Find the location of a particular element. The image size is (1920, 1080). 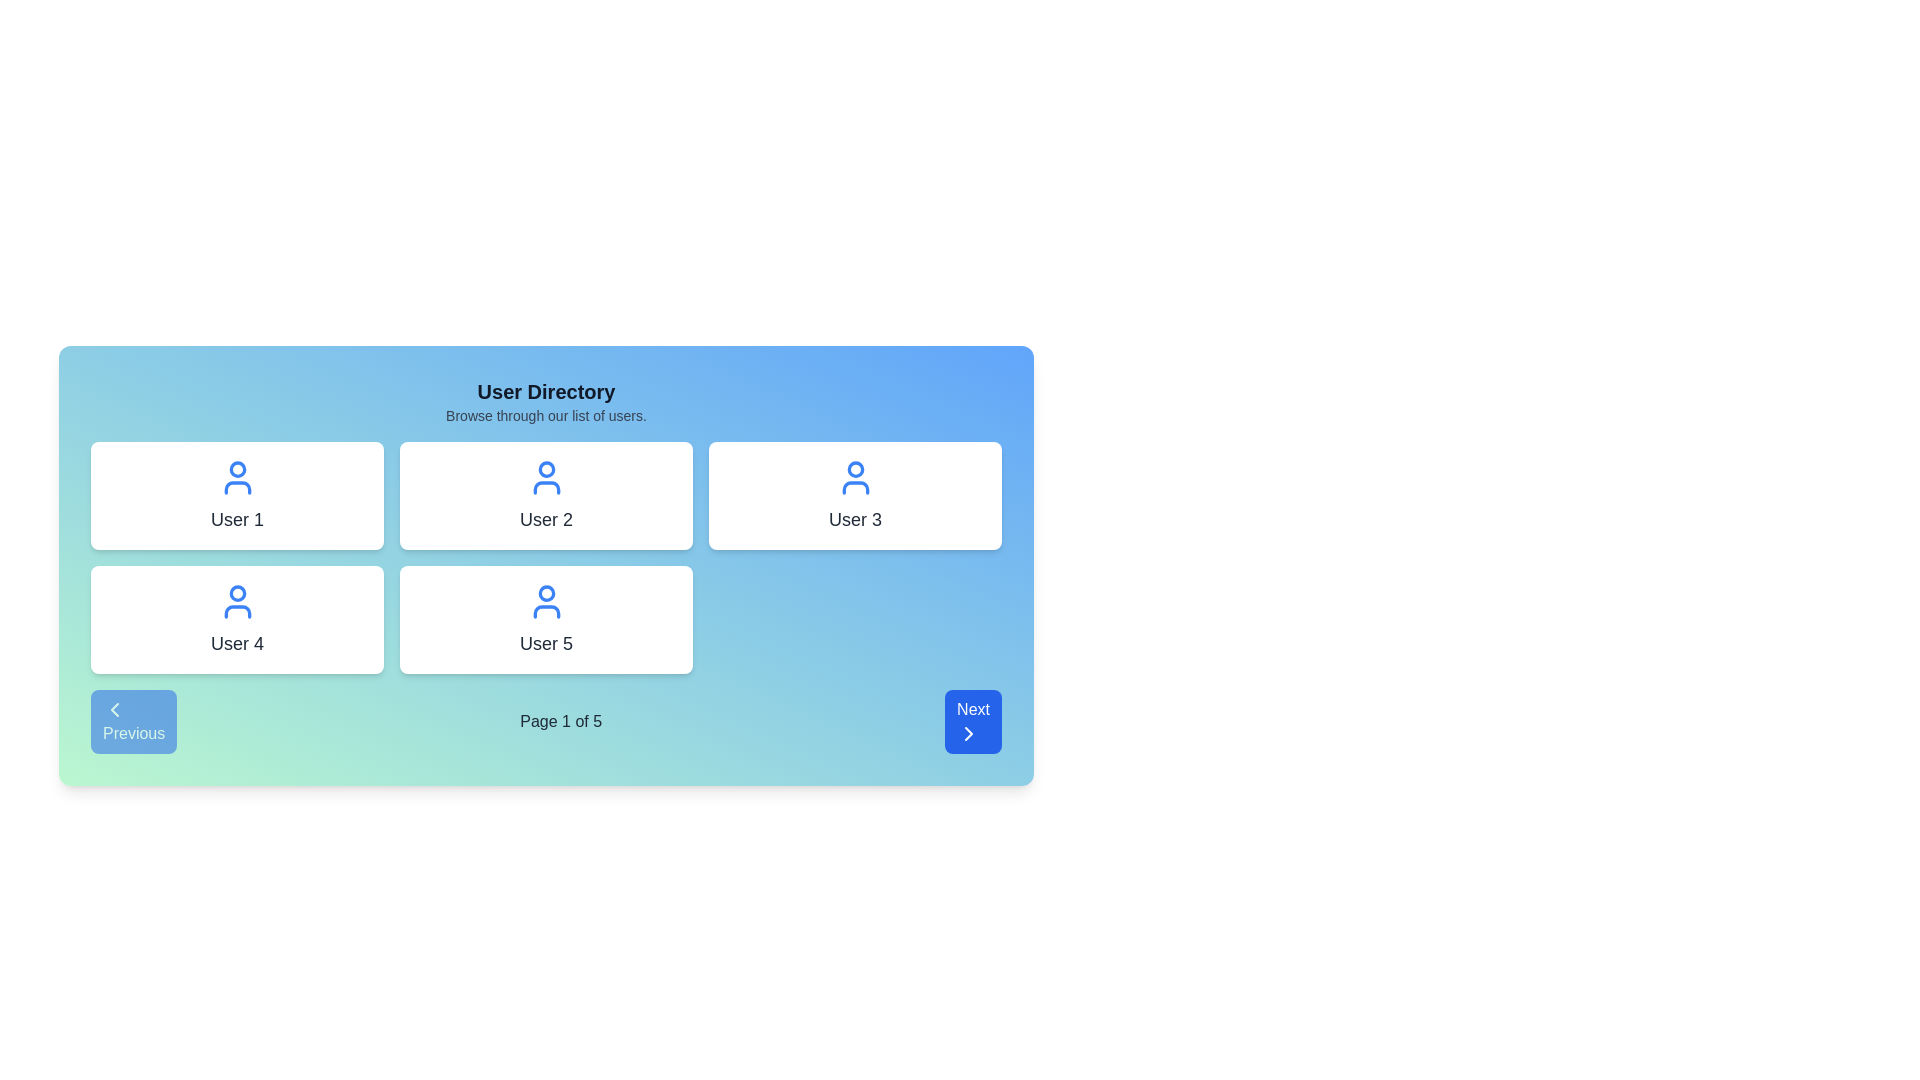

the decorative icon representing 'User 1', located at the center top of the first user card in the grid is located at coordinates (237, 478).